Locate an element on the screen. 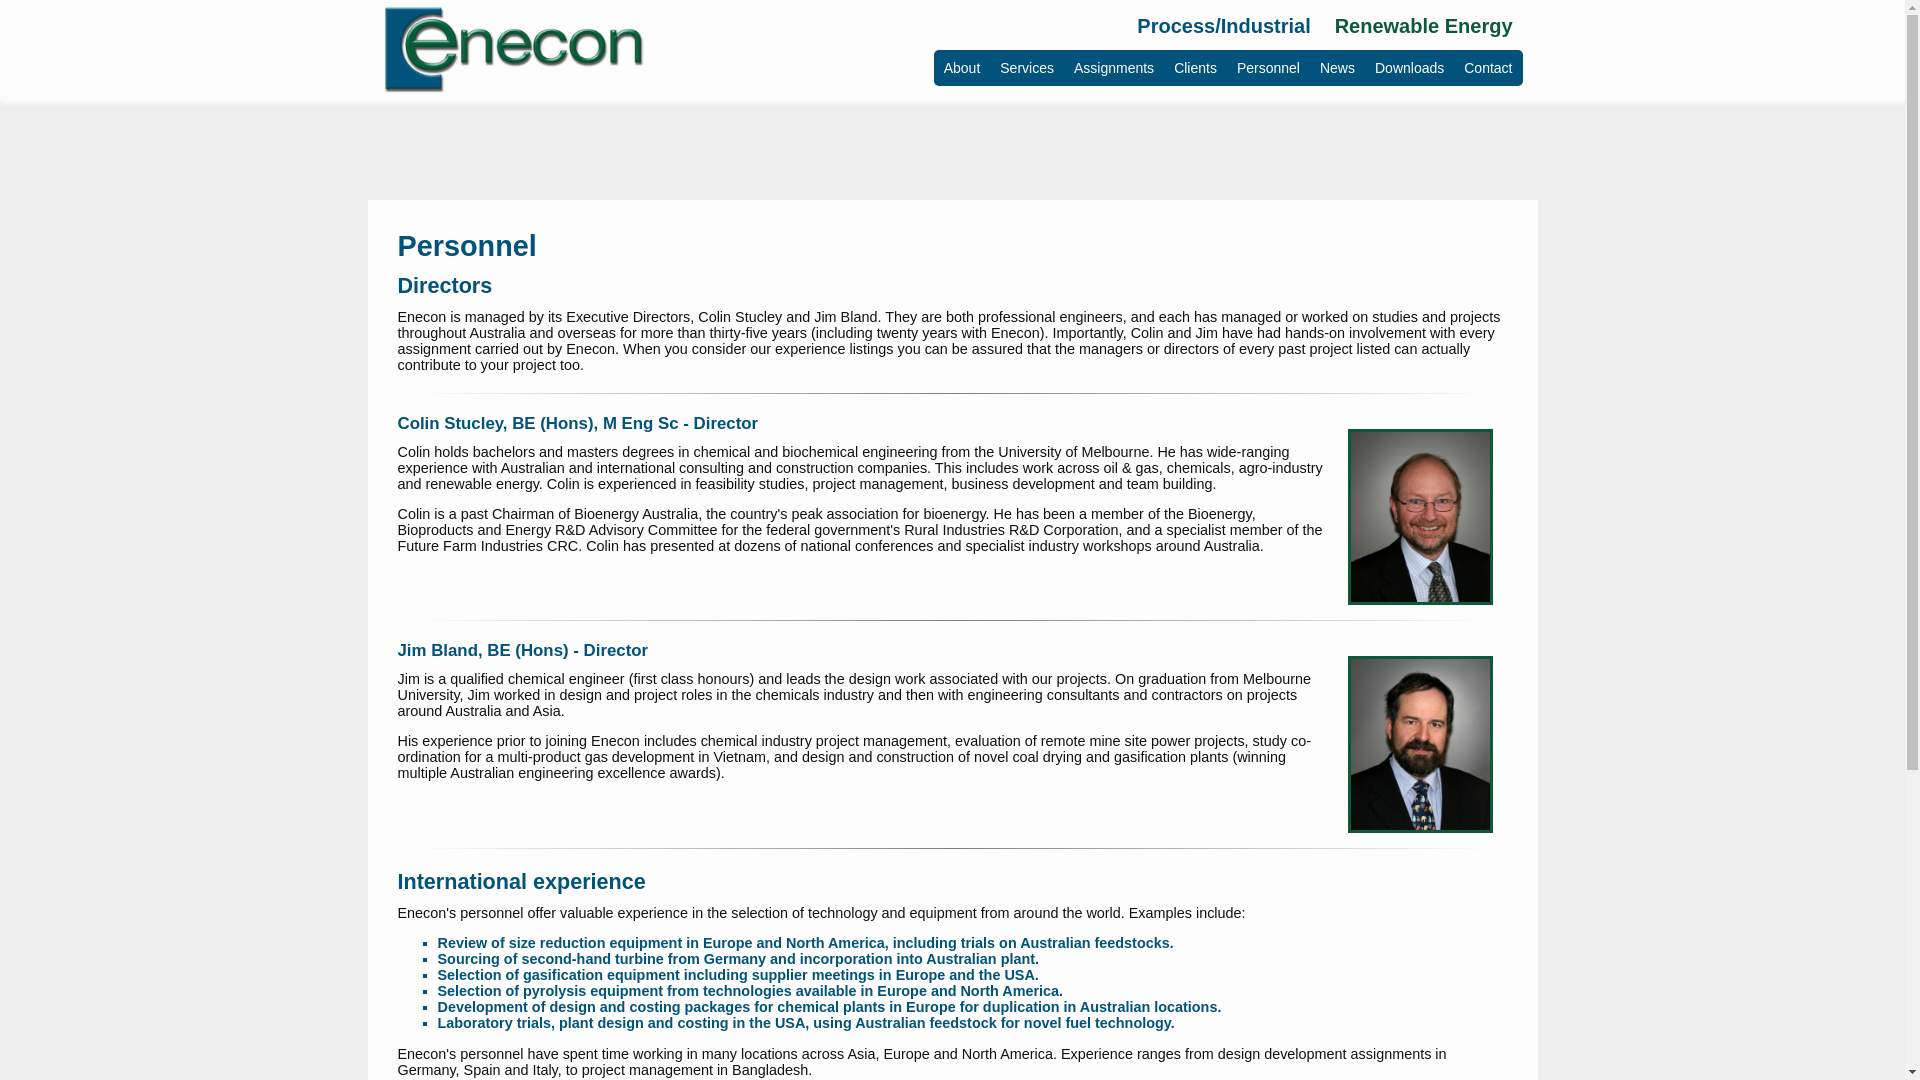 The image size is (1920, 1080). 'Renewable Energy' is located at coordinates (1423, 27).